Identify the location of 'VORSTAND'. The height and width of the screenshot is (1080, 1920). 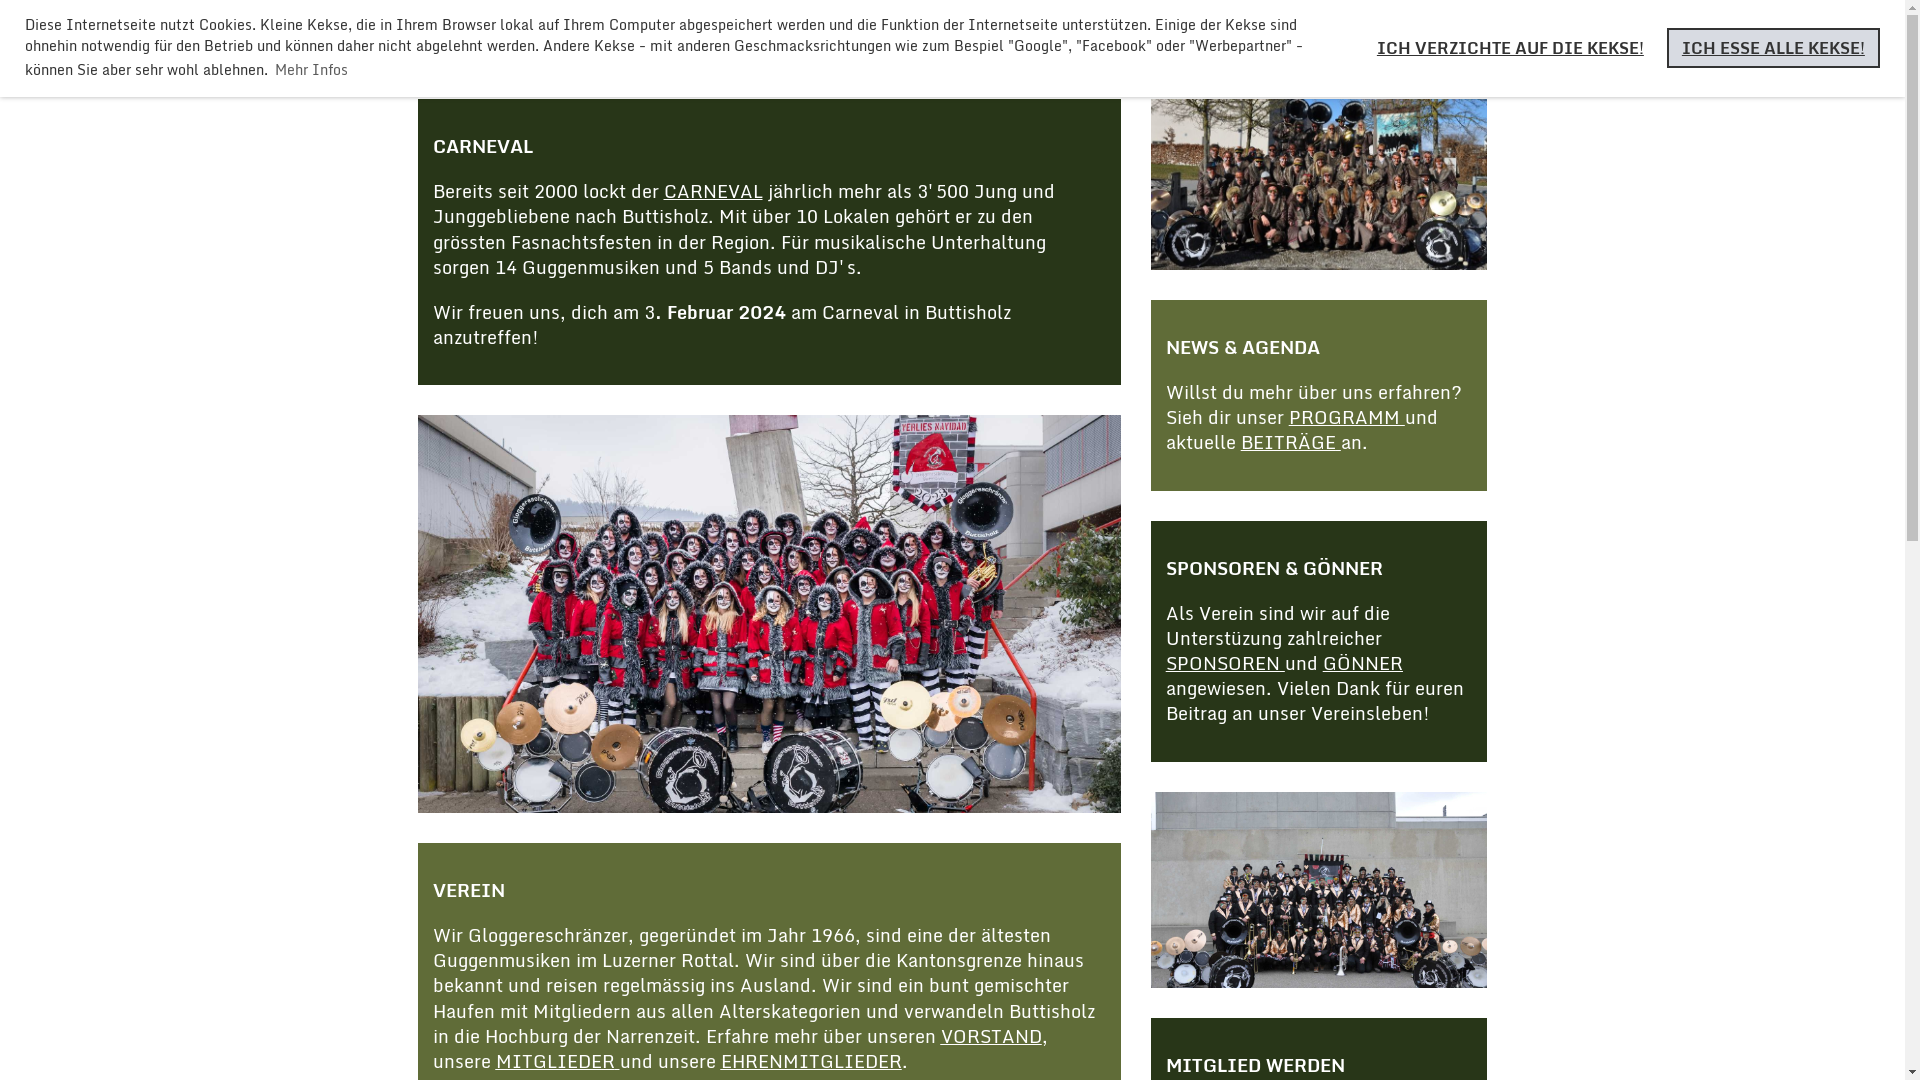
(990, 1035).